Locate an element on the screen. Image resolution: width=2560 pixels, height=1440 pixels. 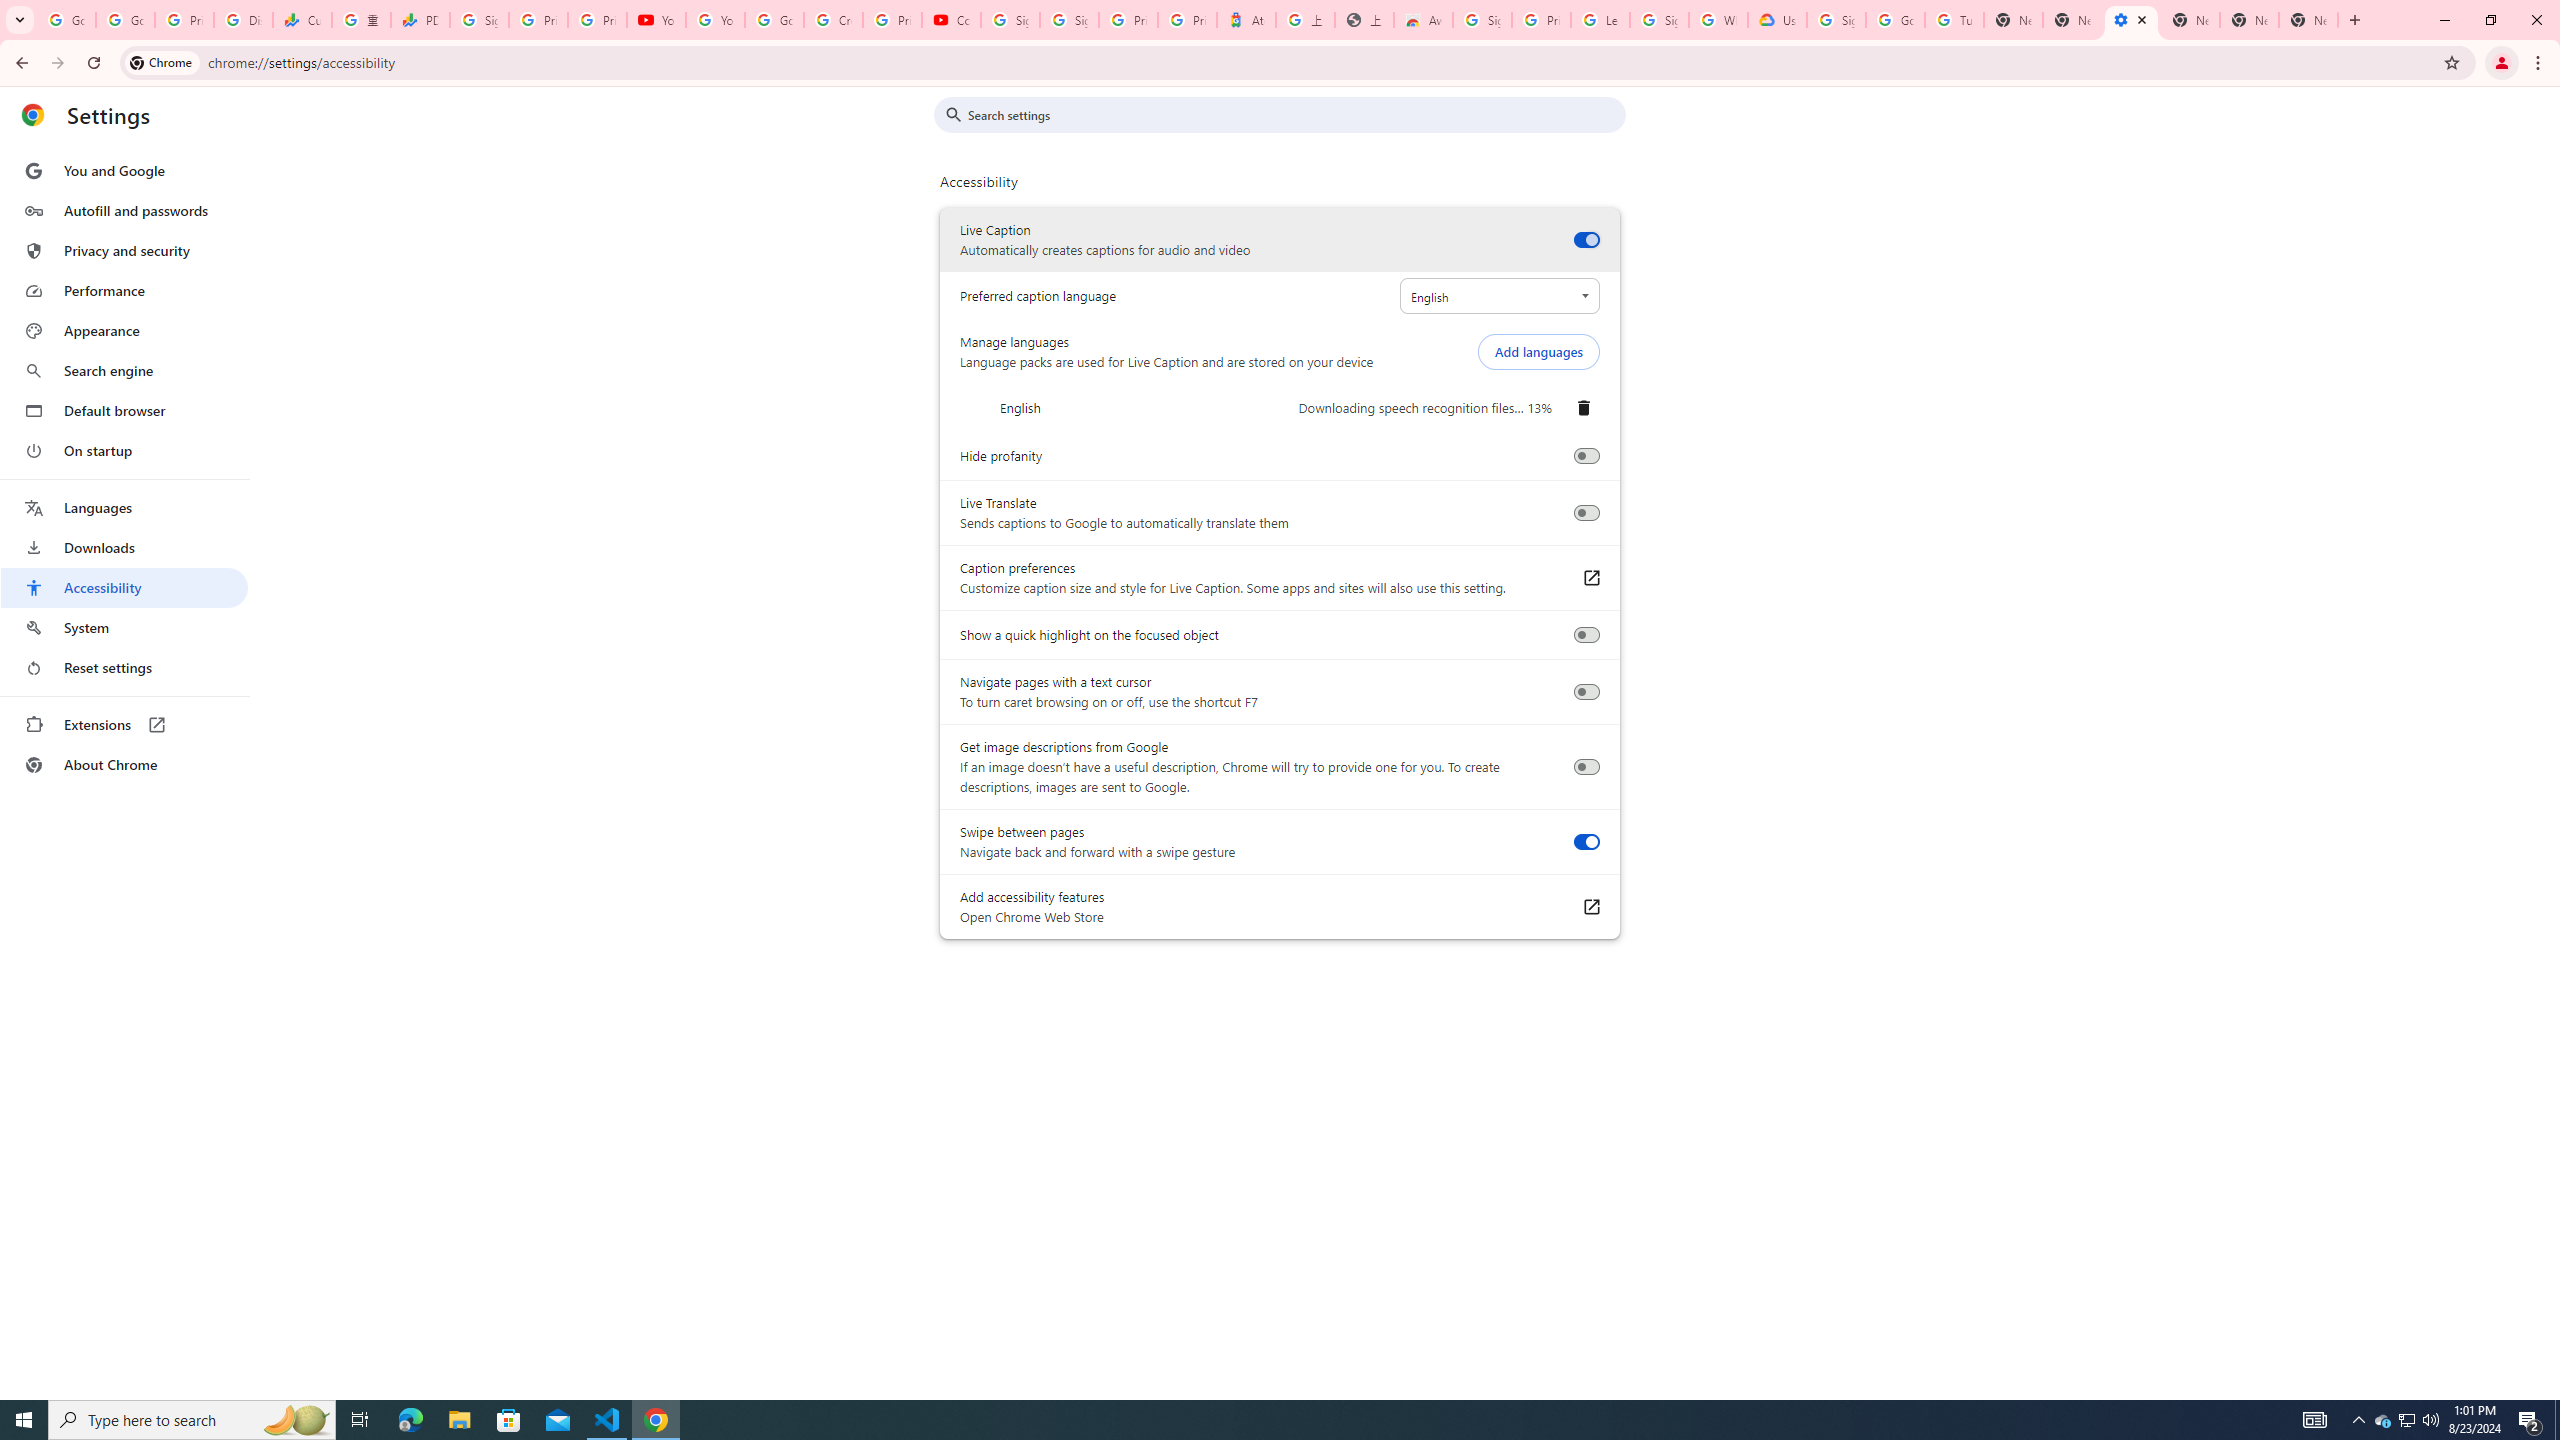
'Hide profanity' is located at coordinates (1585, 455).